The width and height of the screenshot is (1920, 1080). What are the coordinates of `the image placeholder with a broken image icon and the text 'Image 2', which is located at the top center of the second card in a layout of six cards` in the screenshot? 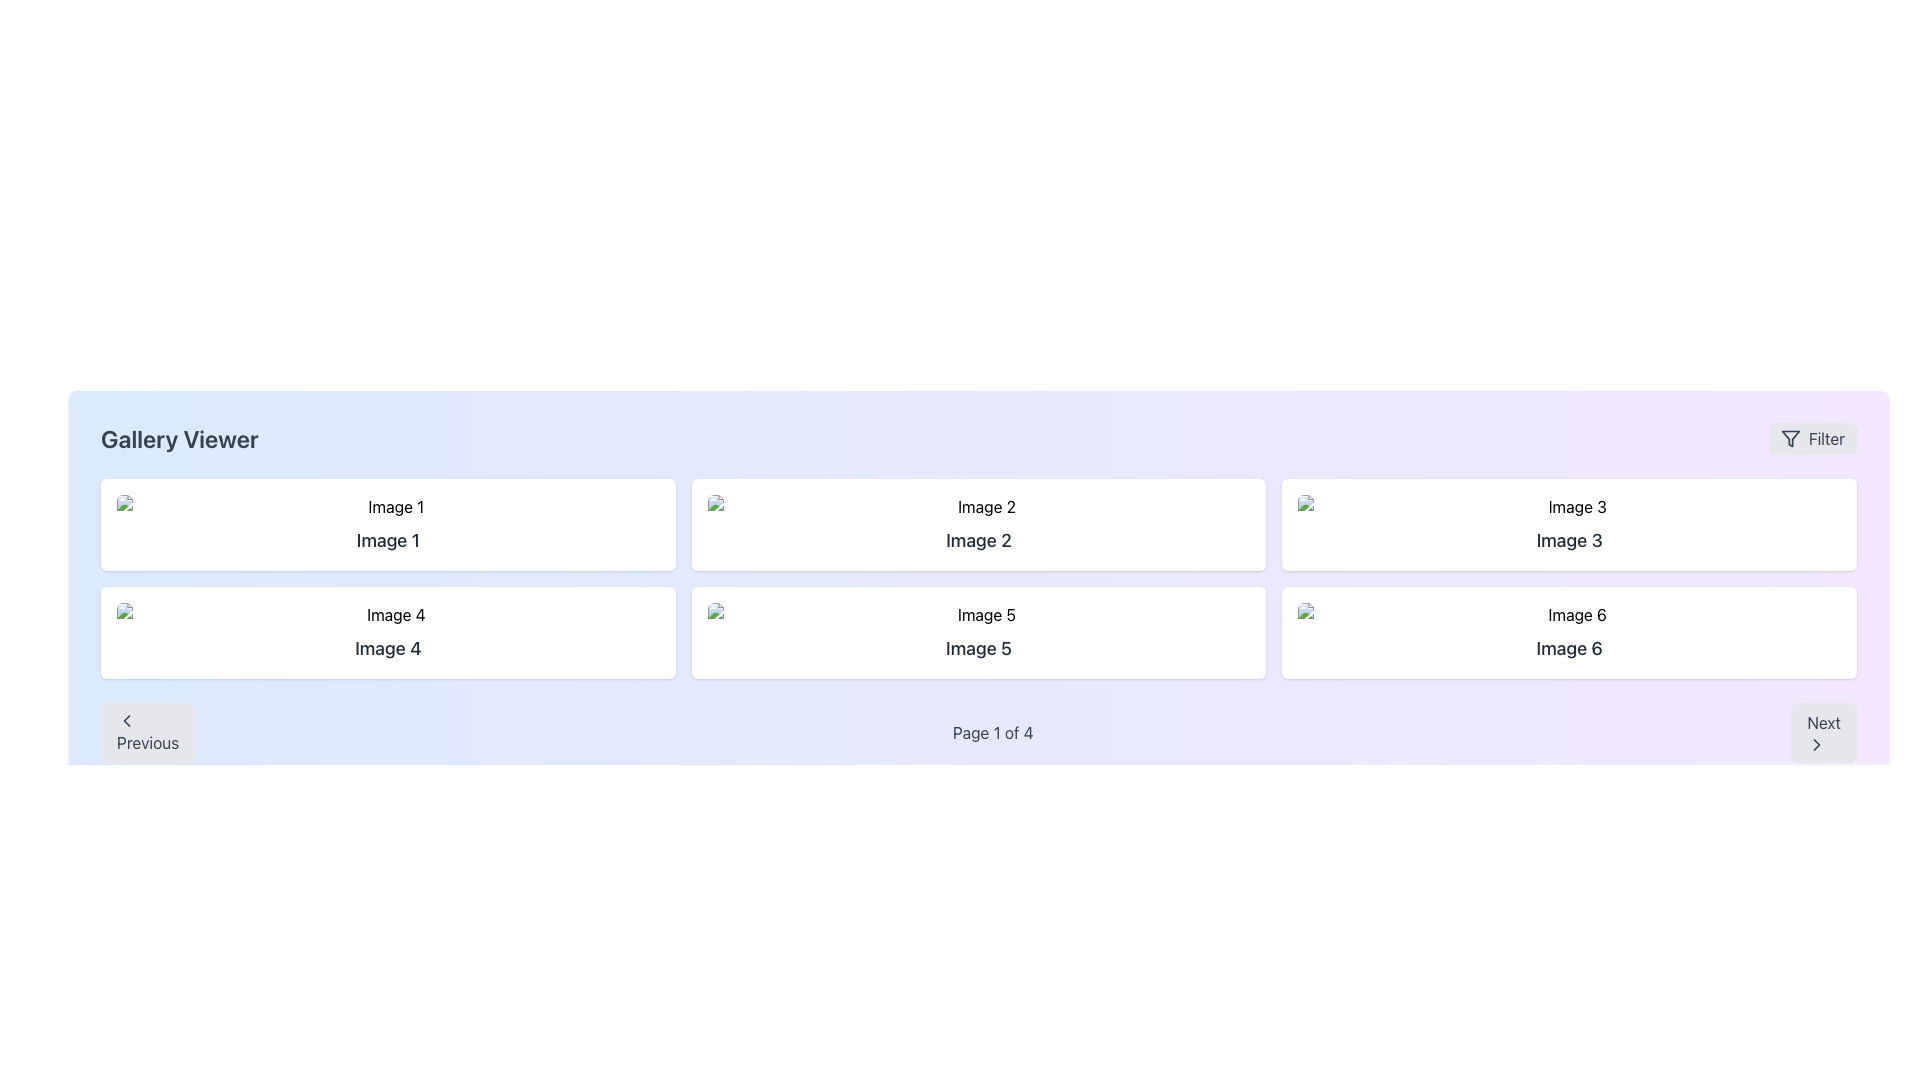 It's located at (979, 505).